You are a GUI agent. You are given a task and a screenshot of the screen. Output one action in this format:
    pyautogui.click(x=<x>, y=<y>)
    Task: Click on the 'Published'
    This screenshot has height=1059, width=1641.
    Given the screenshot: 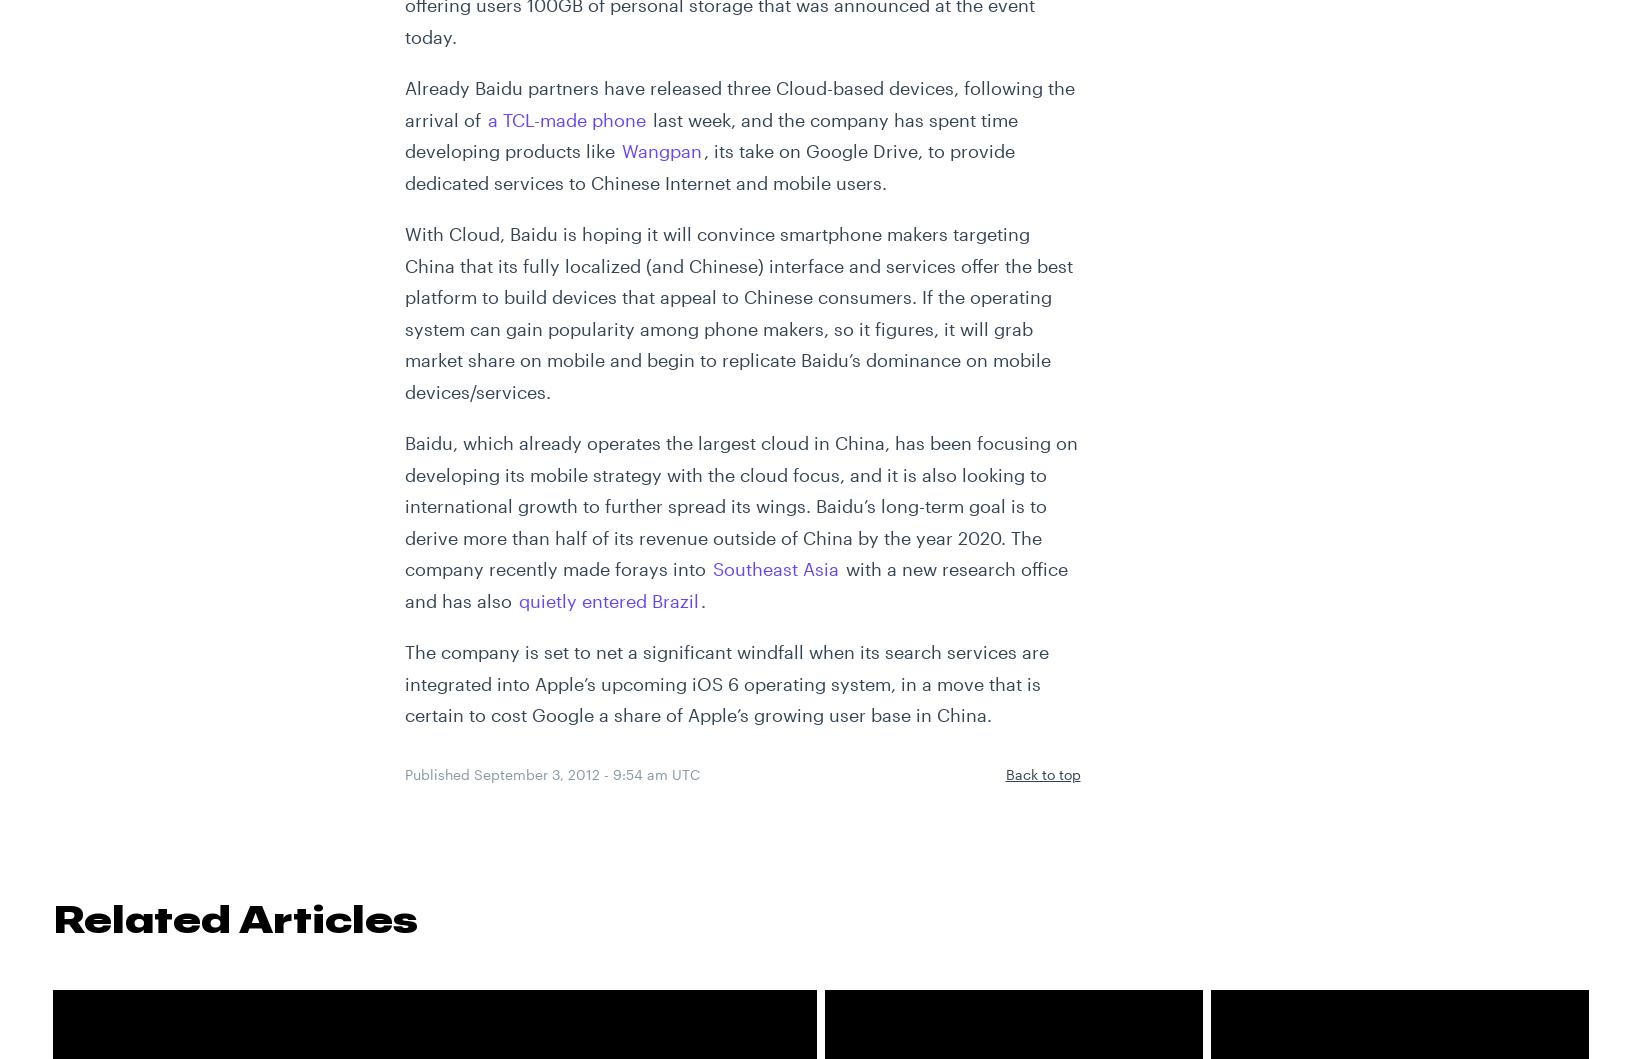 What is the action you would take?
    pyautogui.click(x=437, y=772)
    